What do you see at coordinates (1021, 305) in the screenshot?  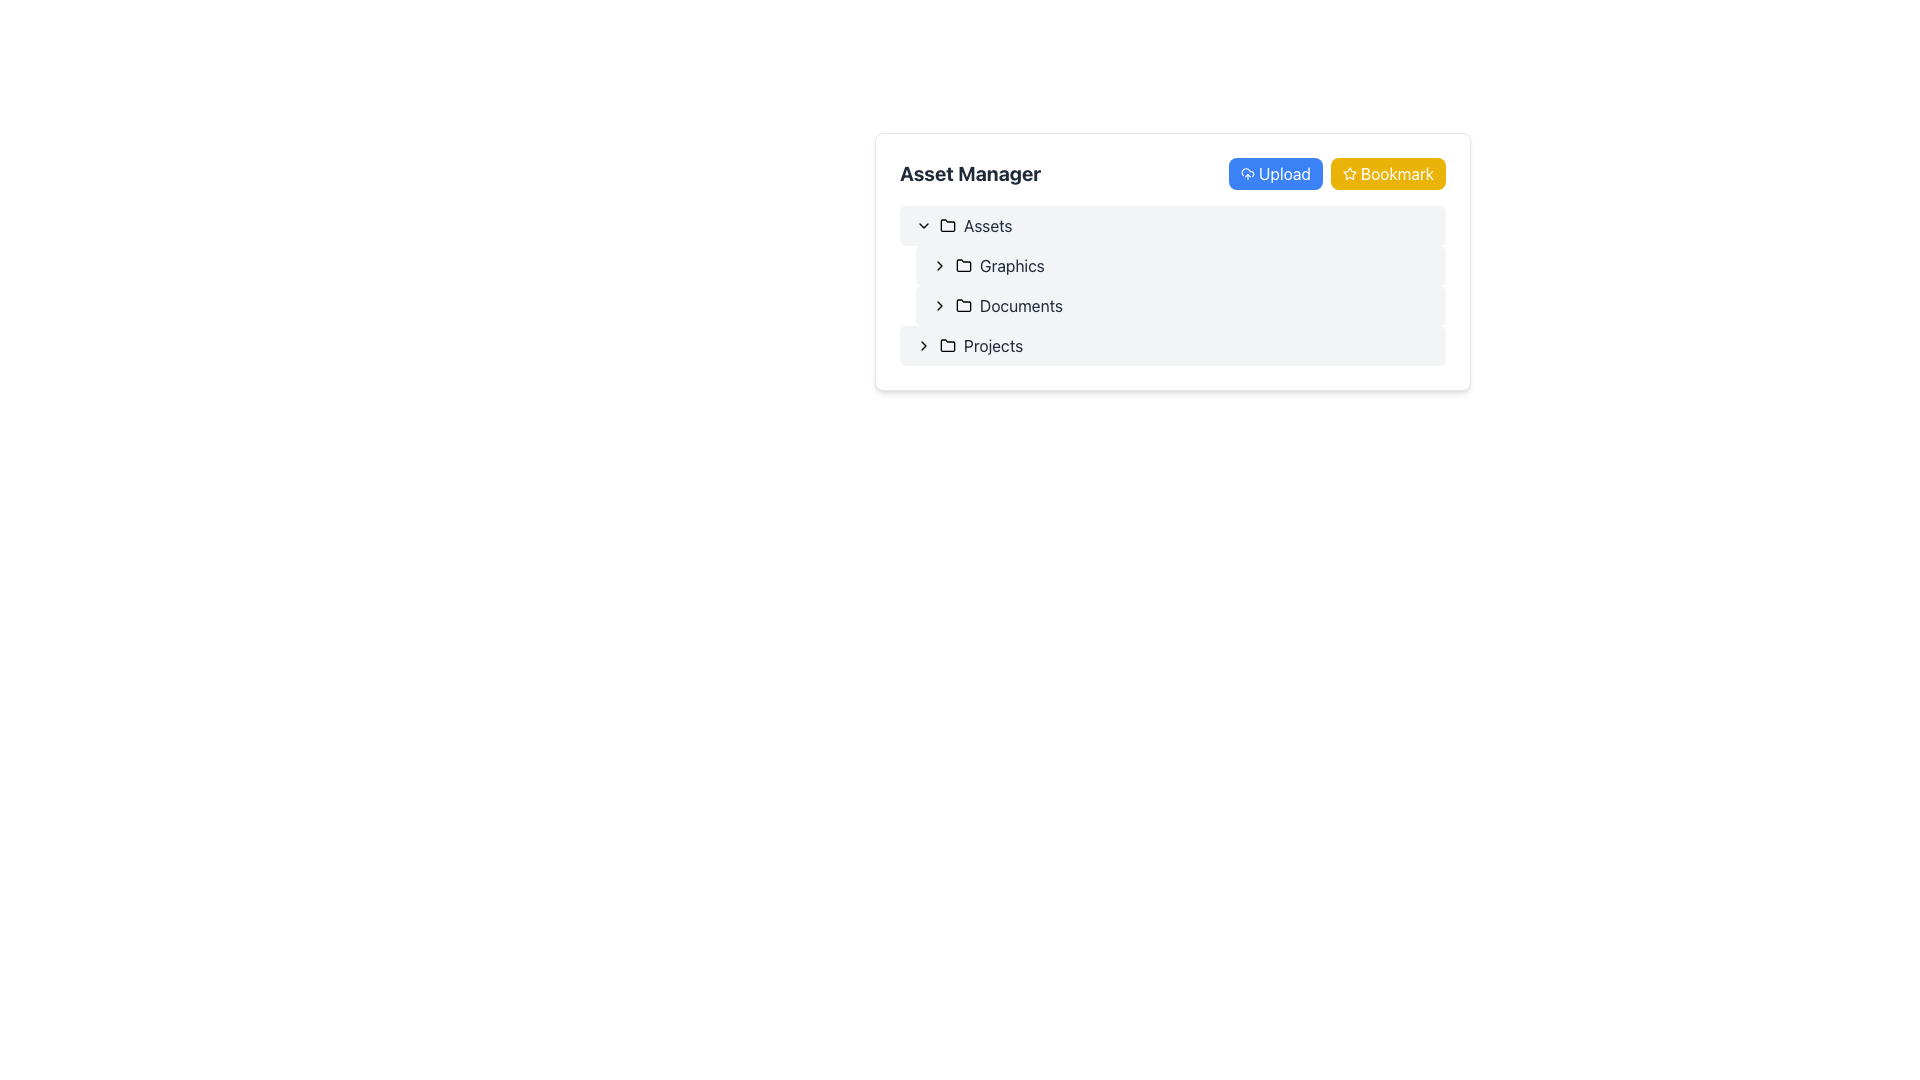 I see `the 'Documents' text label in the sidebar menu` at bounding box center [1021, 305].